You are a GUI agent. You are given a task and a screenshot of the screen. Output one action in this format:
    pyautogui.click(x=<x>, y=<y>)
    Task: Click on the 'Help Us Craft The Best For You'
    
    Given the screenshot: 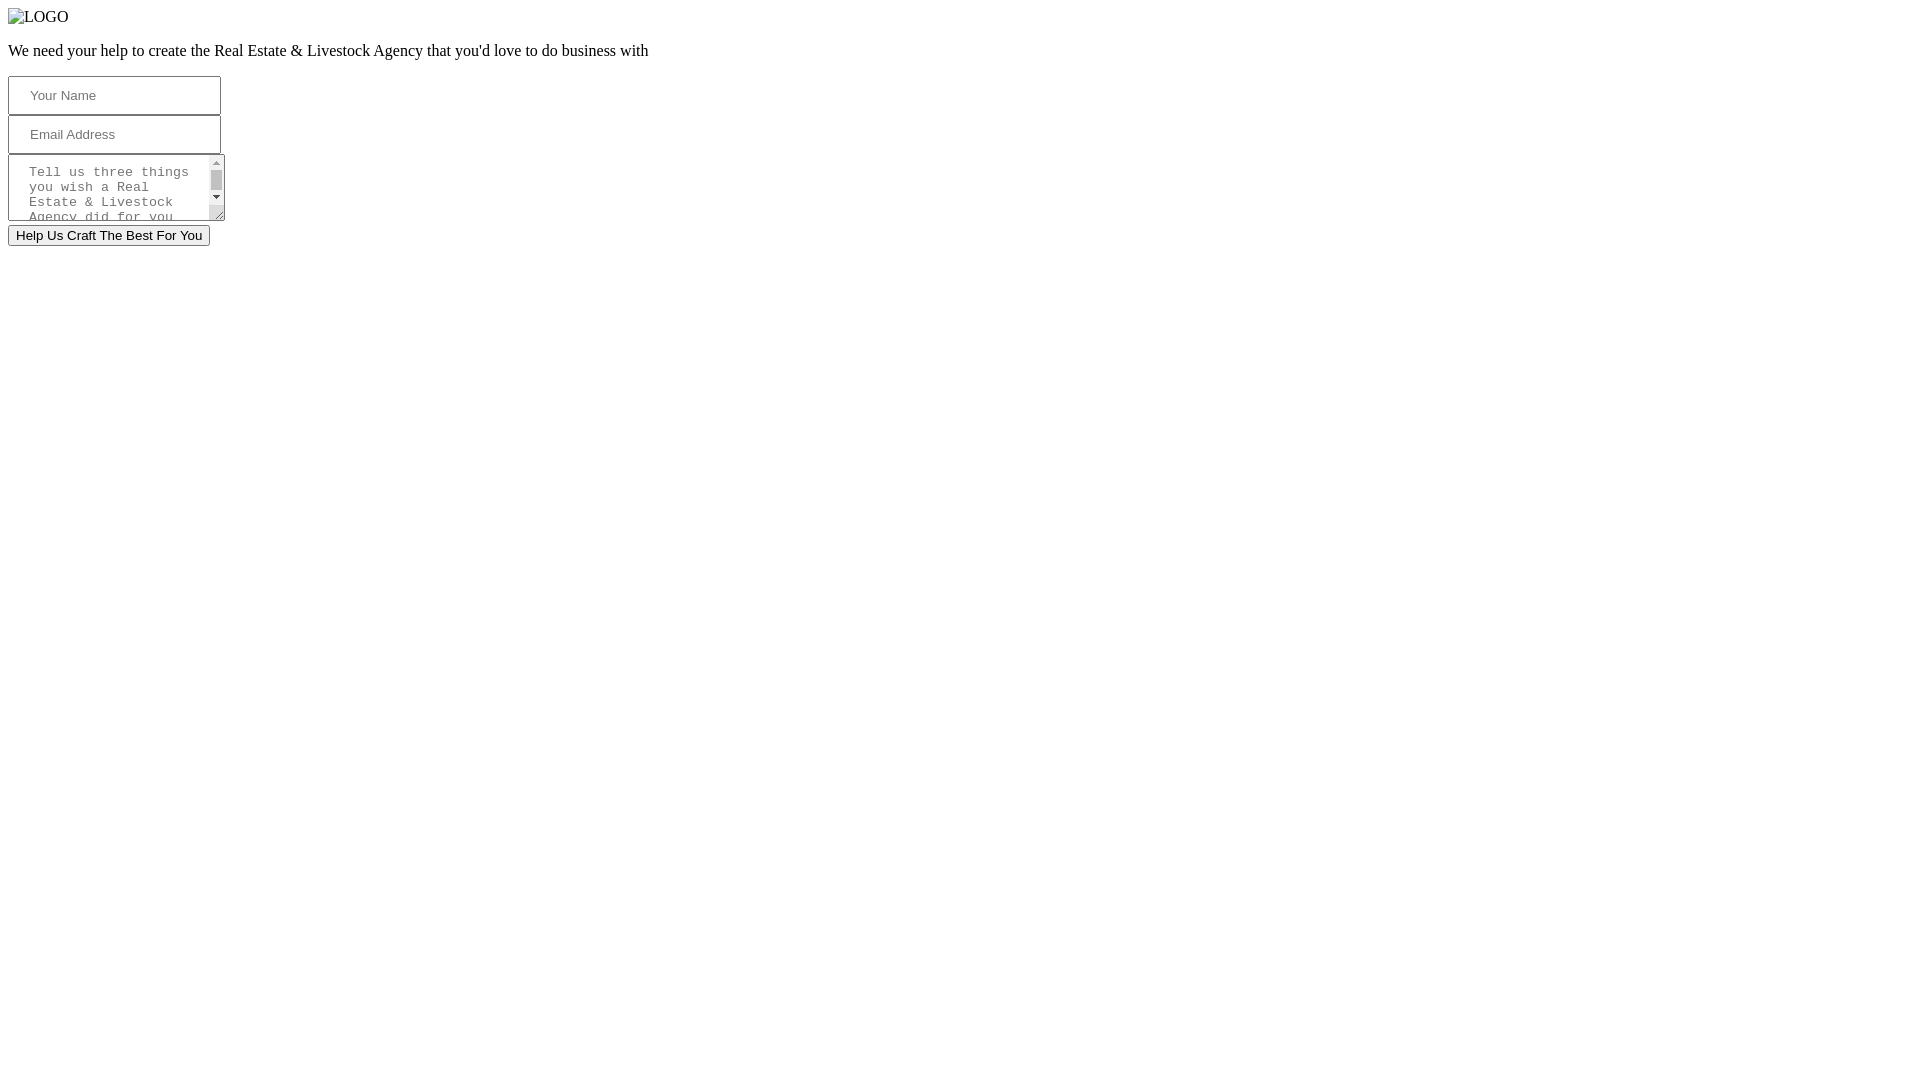 What is the action you would take?
    pyautogui.click(x=108, y=234)
    